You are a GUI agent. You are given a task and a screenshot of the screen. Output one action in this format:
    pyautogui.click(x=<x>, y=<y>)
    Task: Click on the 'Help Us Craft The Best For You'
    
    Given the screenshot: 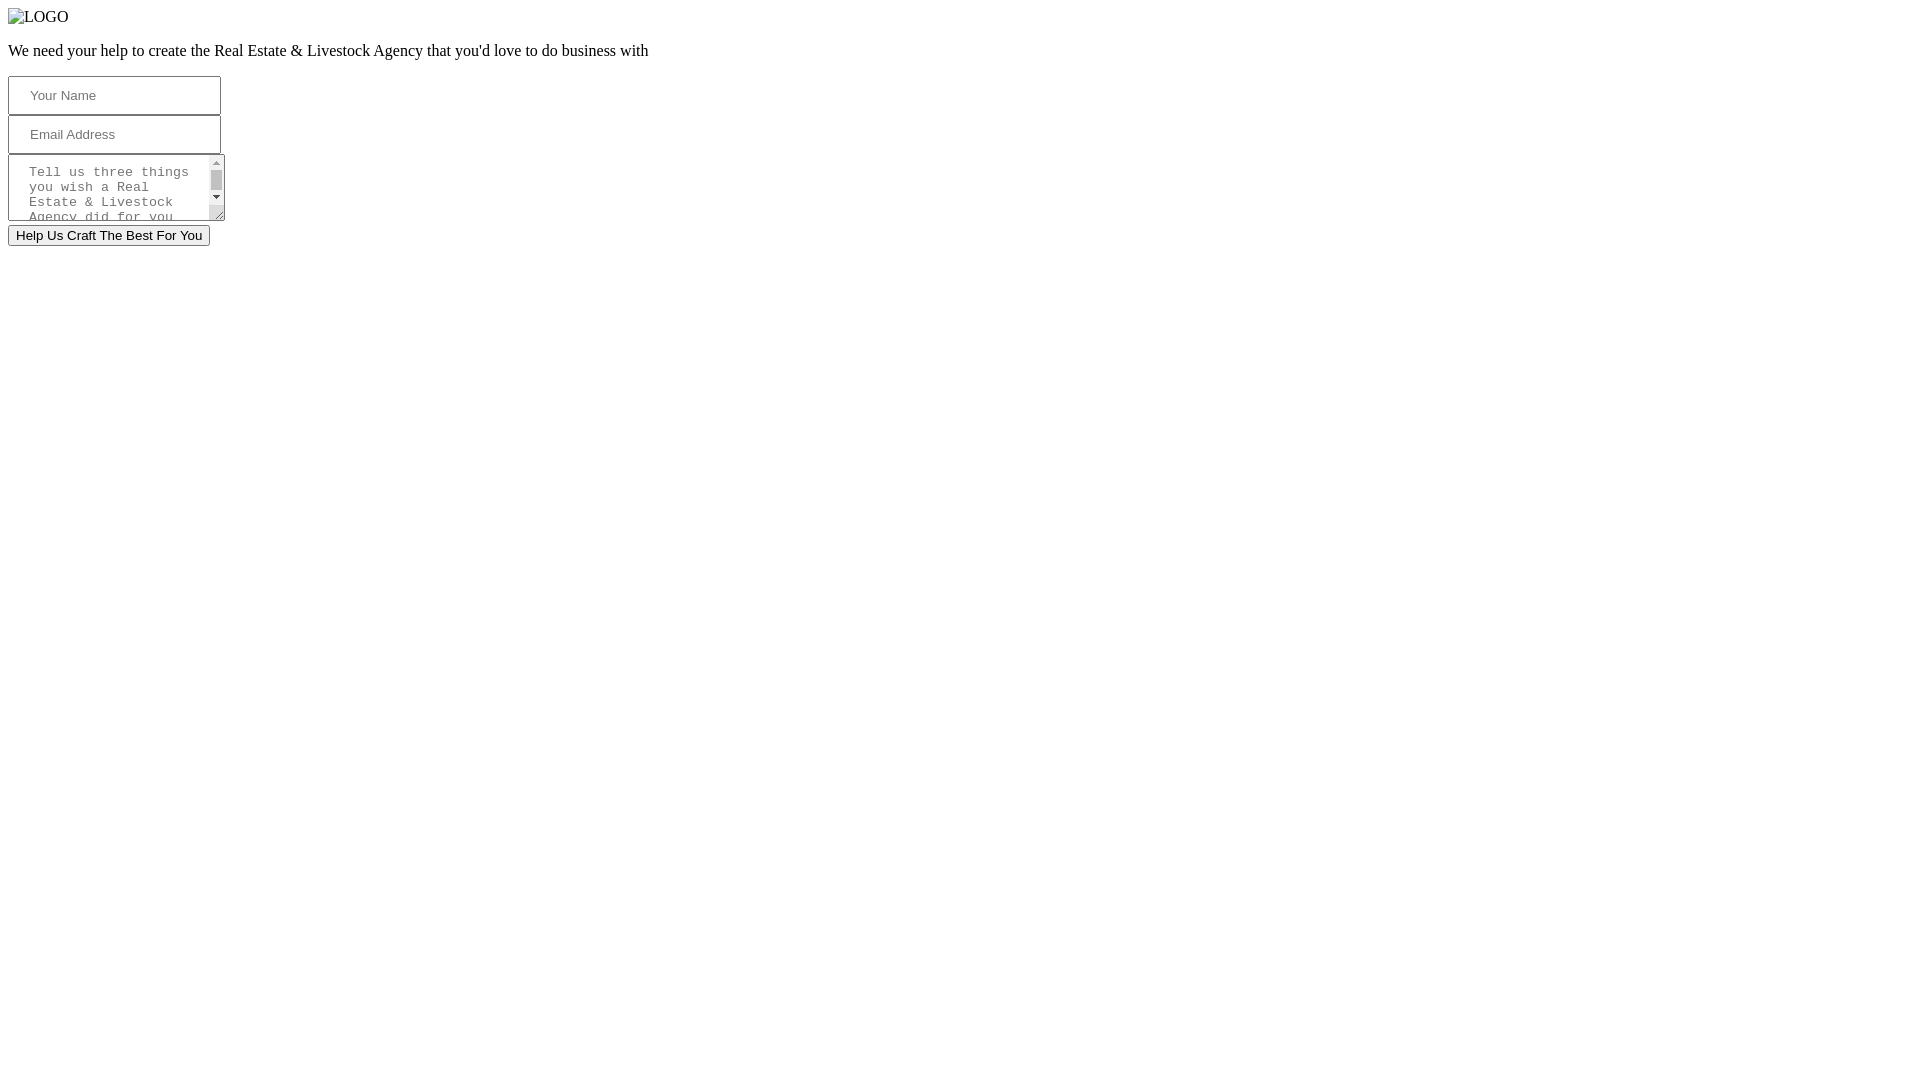 What is the action you would take?
    pyautogui.click(x=108, y=234)
    